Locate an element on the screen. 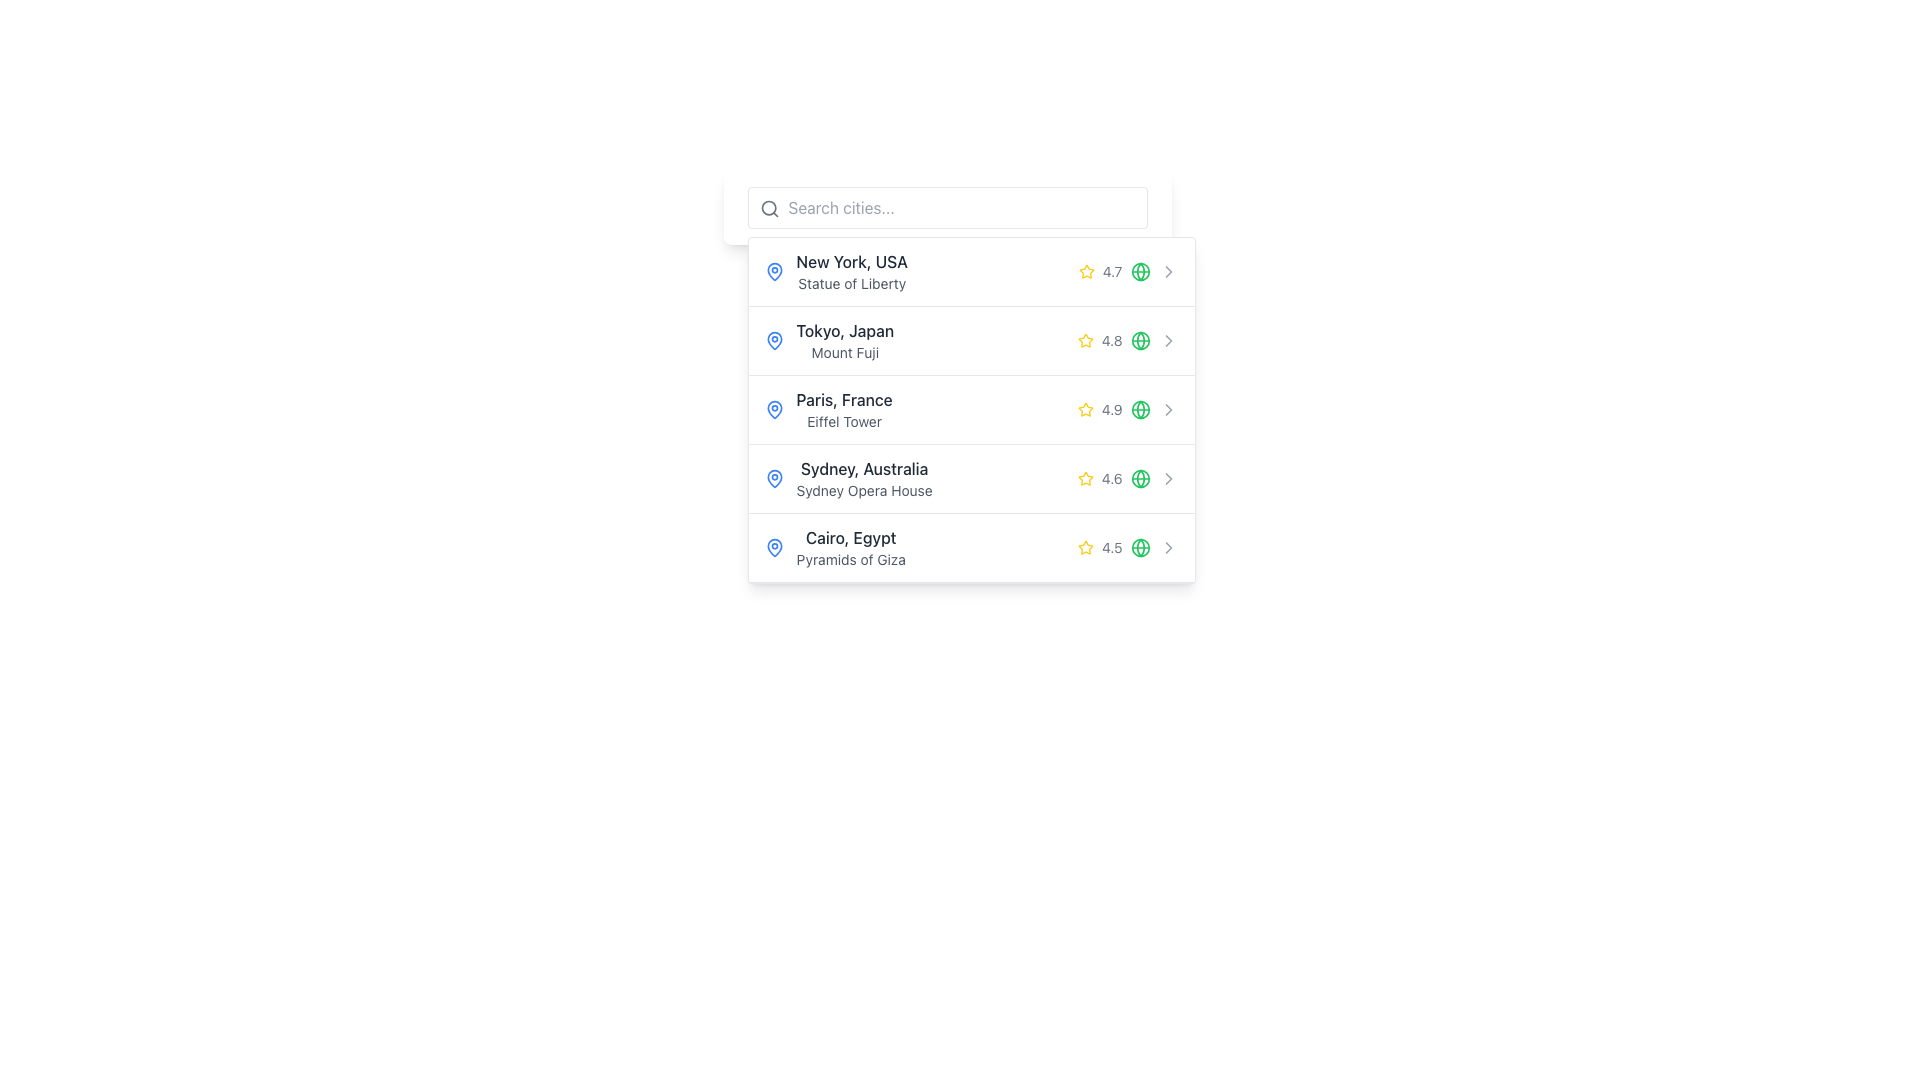 This screenshot has height=1080, width=1920. the globe icon located at the end of the list item for 'Tokyo, Japan' is located at coordinates (1140, 339).